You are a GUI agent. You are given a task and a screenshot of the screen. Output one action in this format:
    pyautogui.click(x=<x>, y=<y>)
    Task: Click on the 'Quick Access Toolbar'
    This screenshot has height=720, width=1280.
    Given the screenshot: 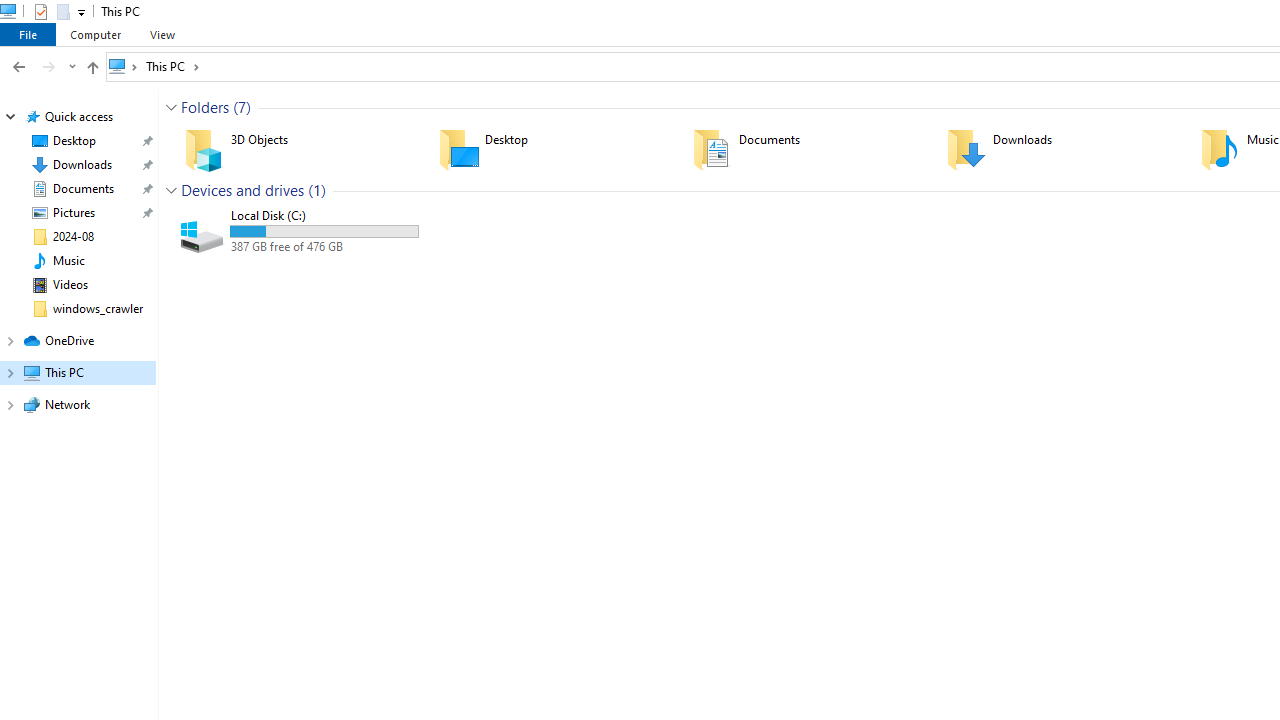 What is the action you would take?
    pyautogui.click(x=51, y=11)
    